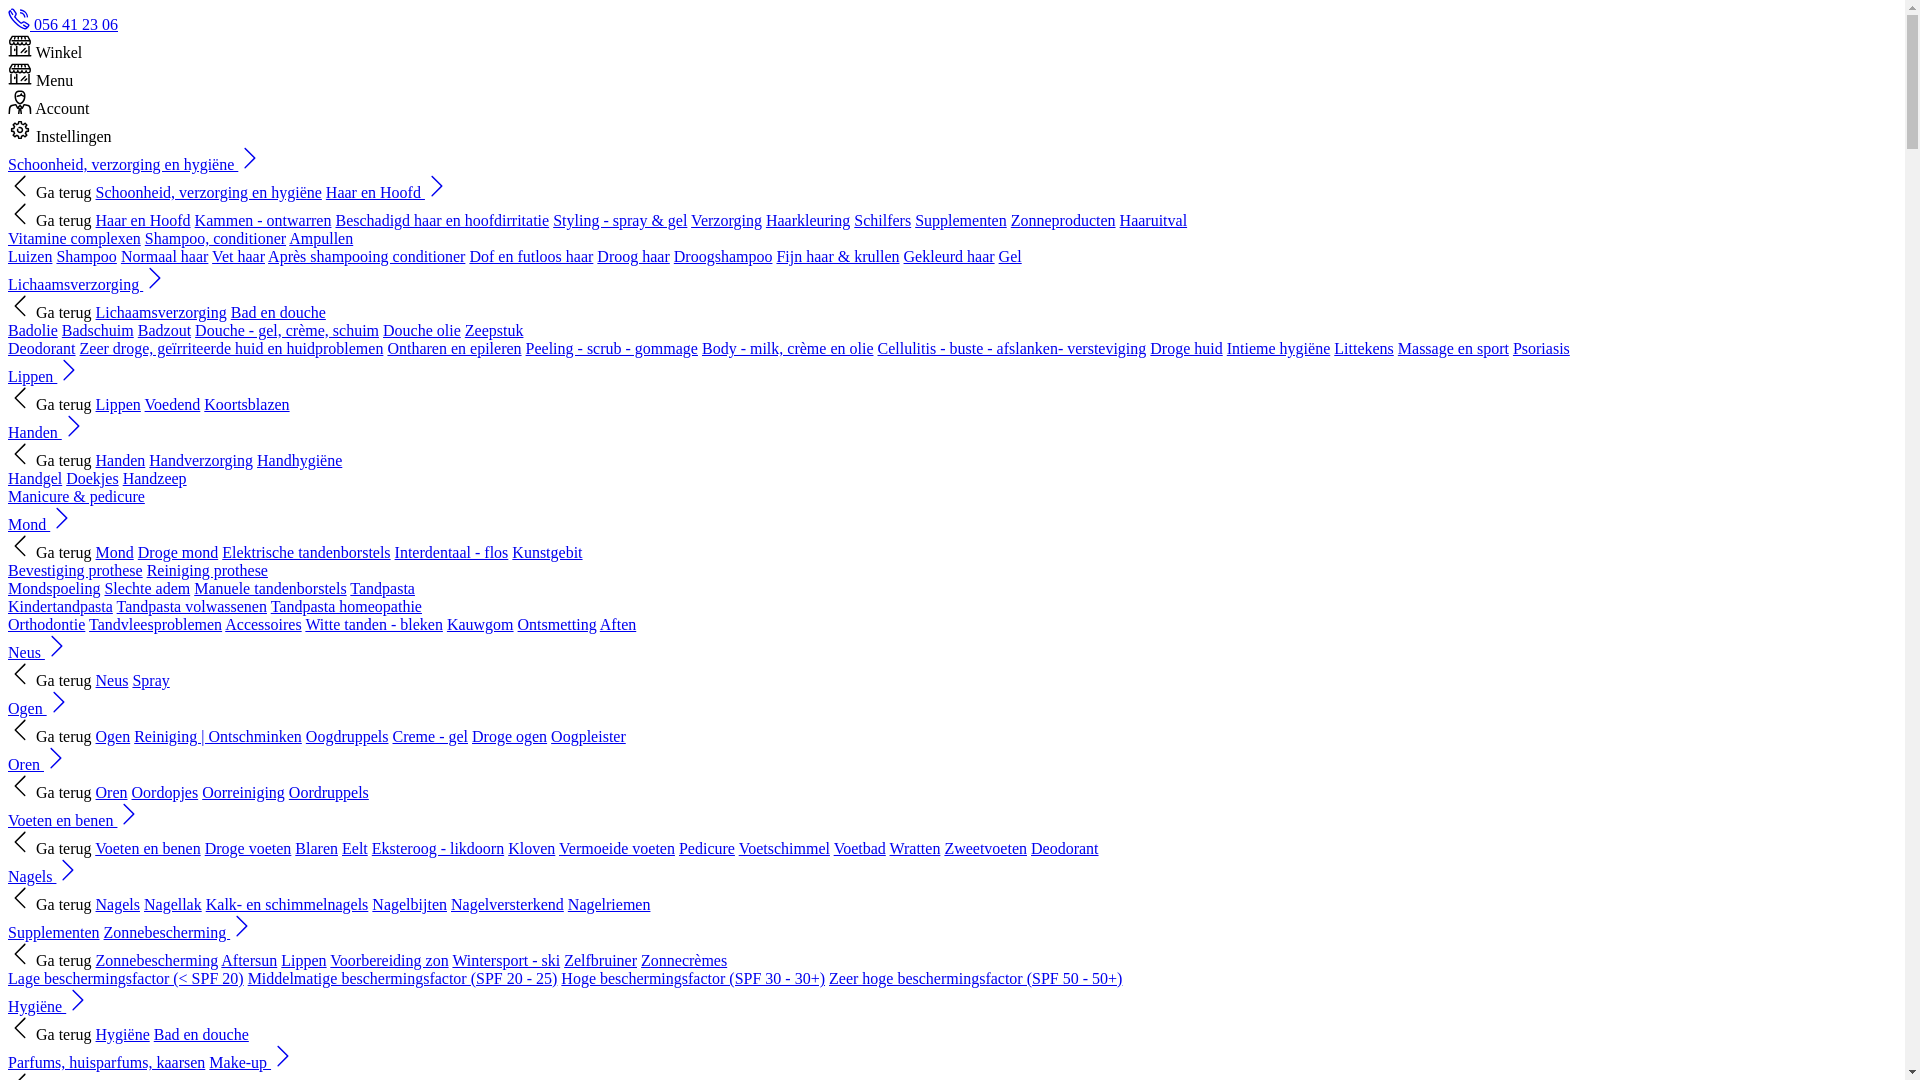 This screenshot has height=1080, width=1920. I want to click on 'Koortsblazen', so click(245, 404).